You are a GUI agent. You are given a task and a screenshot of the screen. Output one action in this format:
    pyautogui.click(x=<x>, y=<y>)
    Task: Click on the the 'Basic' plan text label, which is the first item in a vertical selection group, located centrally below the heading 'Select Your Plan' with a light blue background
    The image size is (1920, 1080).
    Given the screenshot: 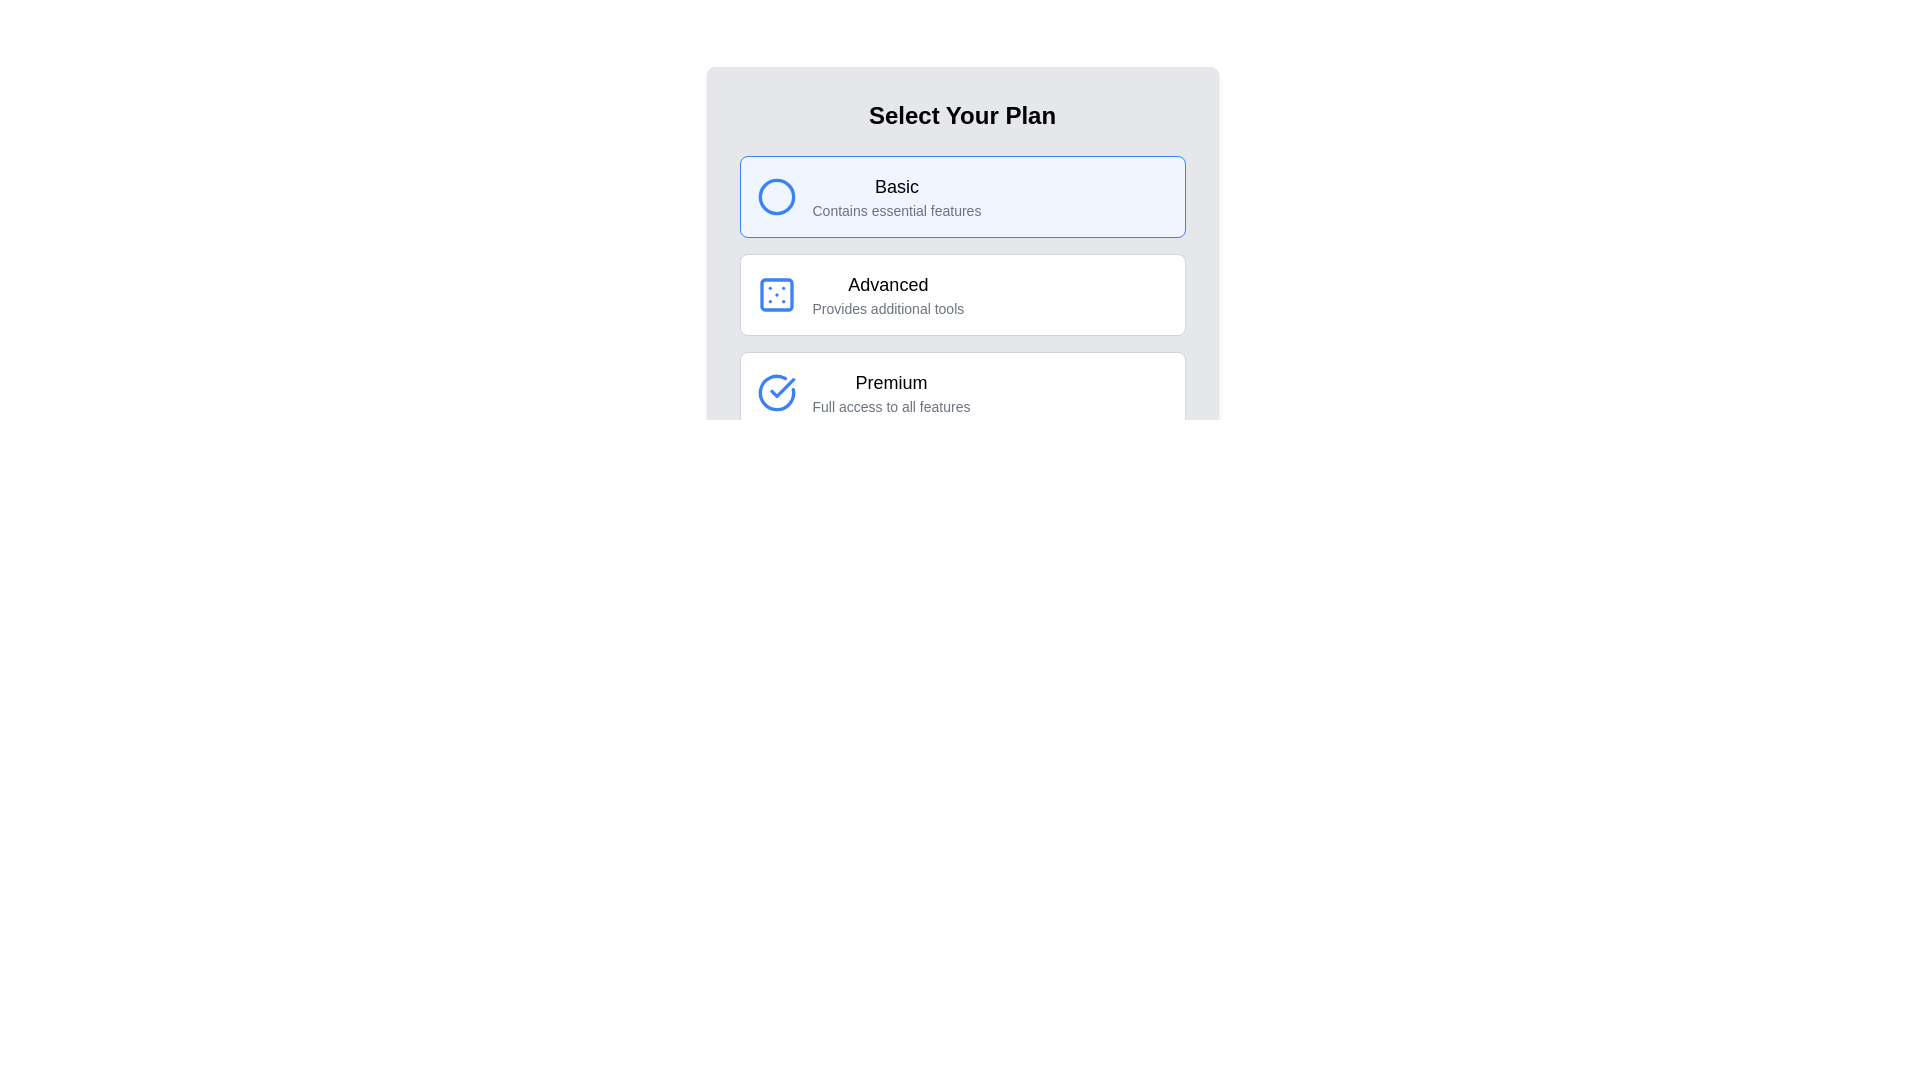 What is the action you would take?
    pyautogui.click(x=896, y=196)
    